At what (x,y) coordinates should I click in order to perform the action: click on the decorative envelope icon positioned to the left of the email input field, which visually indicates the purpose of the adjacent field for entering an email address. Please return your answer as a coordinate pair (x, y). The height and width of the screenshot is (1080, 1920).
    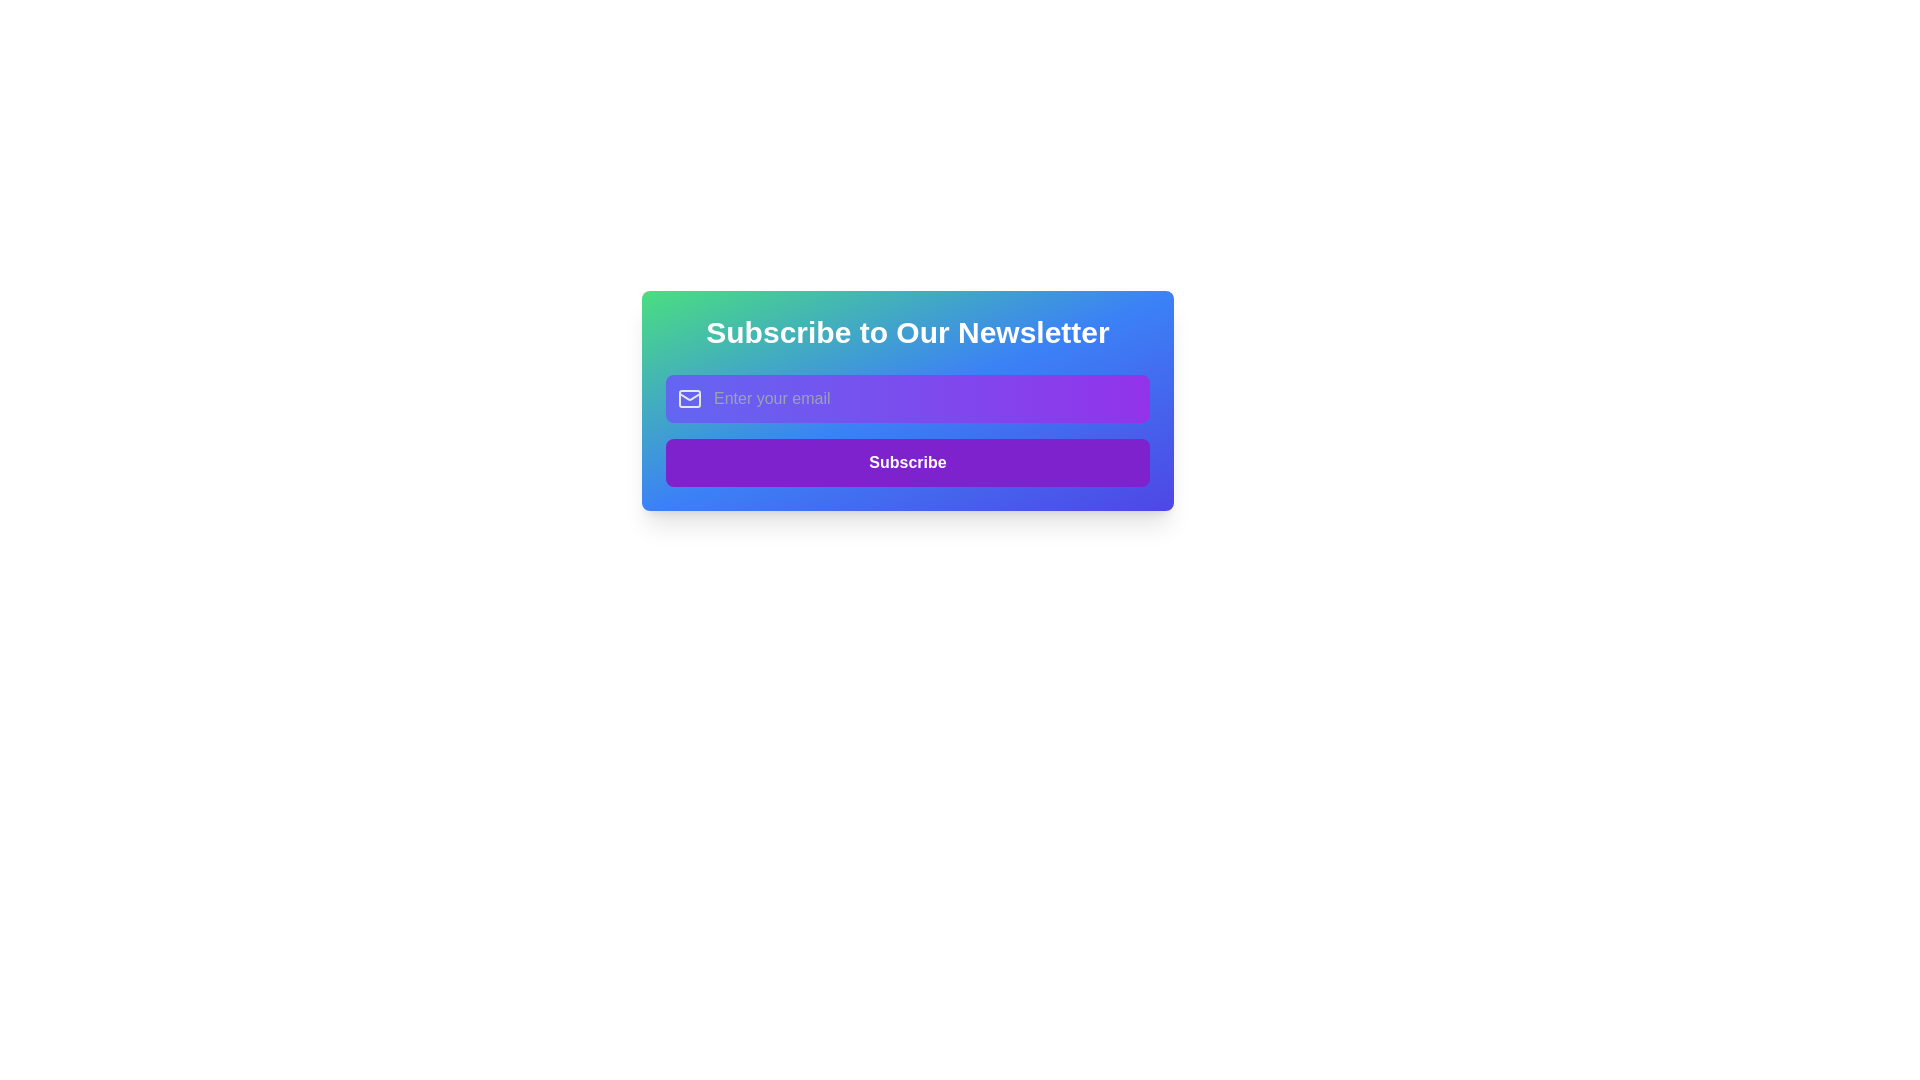
    Looking at the image, I should click on (690, 398).